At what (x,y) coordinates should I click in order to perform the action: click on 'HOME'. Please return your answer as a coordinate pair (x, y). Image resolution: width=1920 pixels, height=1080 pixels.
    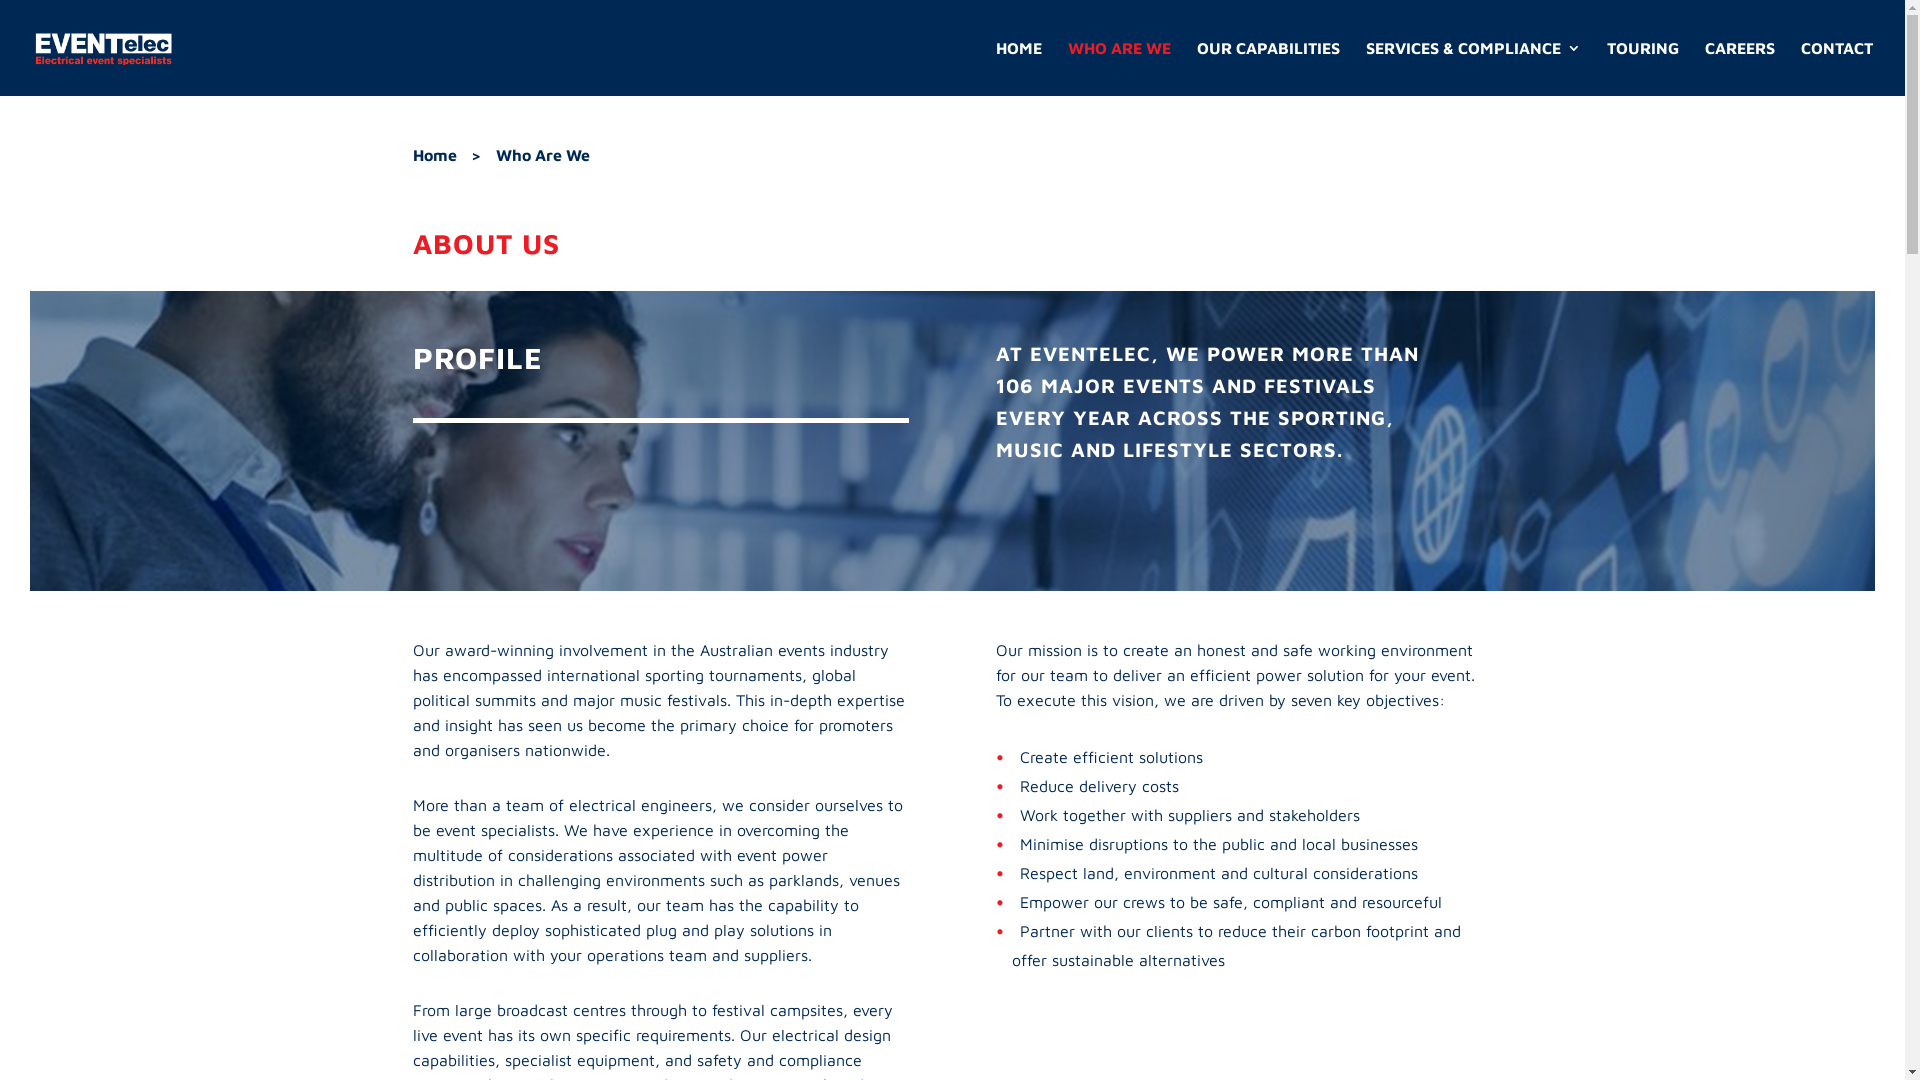
    Looking at the image, I should click on (1018, 67).